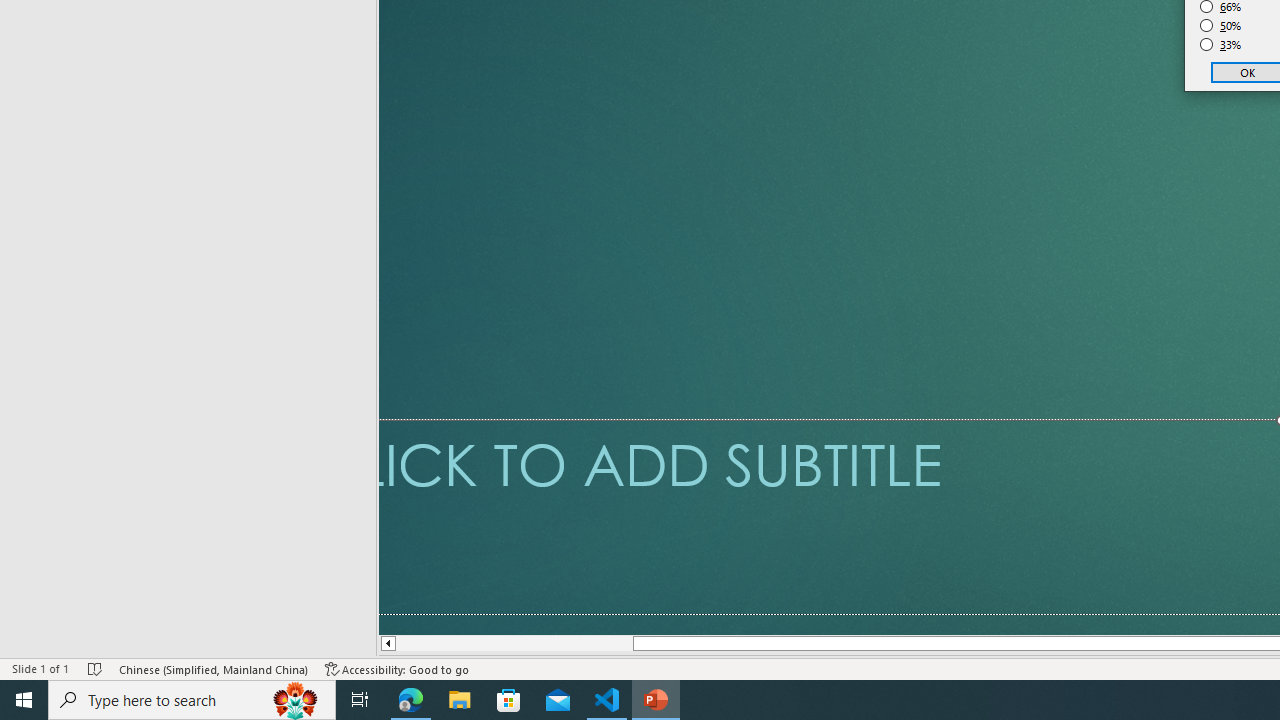  Describe the element at coordinates (410, 698) in the screenshot. I see `'Microsoft Edge - 1 running window'` at that location.